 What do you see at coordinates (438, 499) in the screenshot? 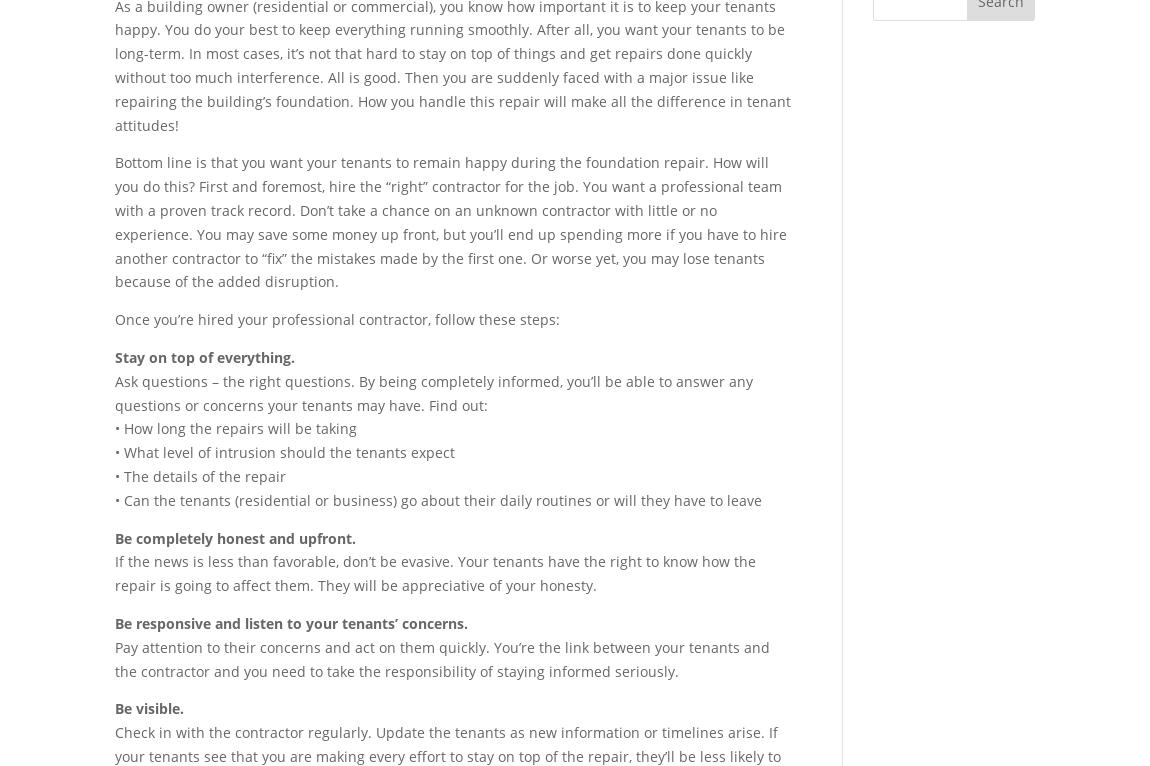
I see `'•	Can the tenants (residential or business) go about their daily routines or will they have to leave'` at bounding box center [438, 499].